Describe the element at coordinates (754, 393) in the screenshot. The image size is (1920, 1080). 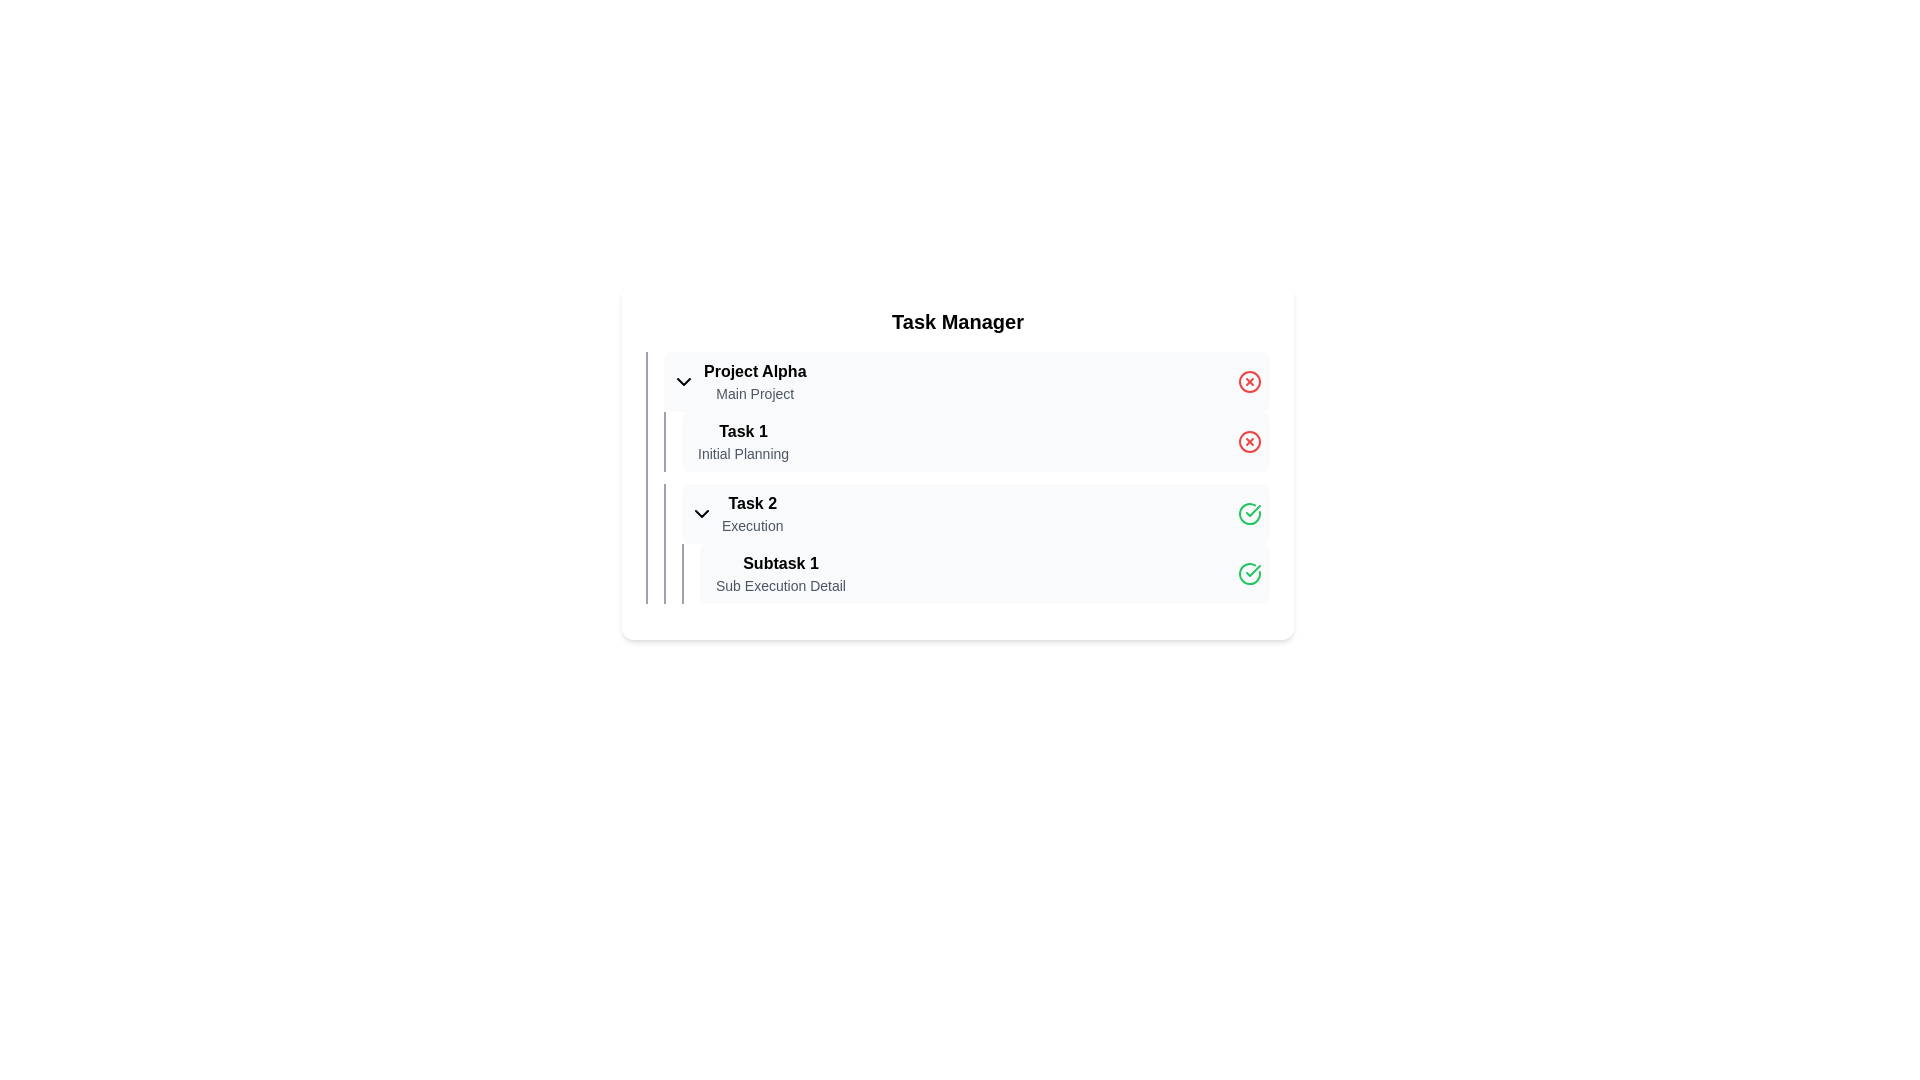
I see `the Text label that provides a descriptor for the project titled 'Project Alpha', located within the task management interface under the 'Task Manager' heading` at that location.